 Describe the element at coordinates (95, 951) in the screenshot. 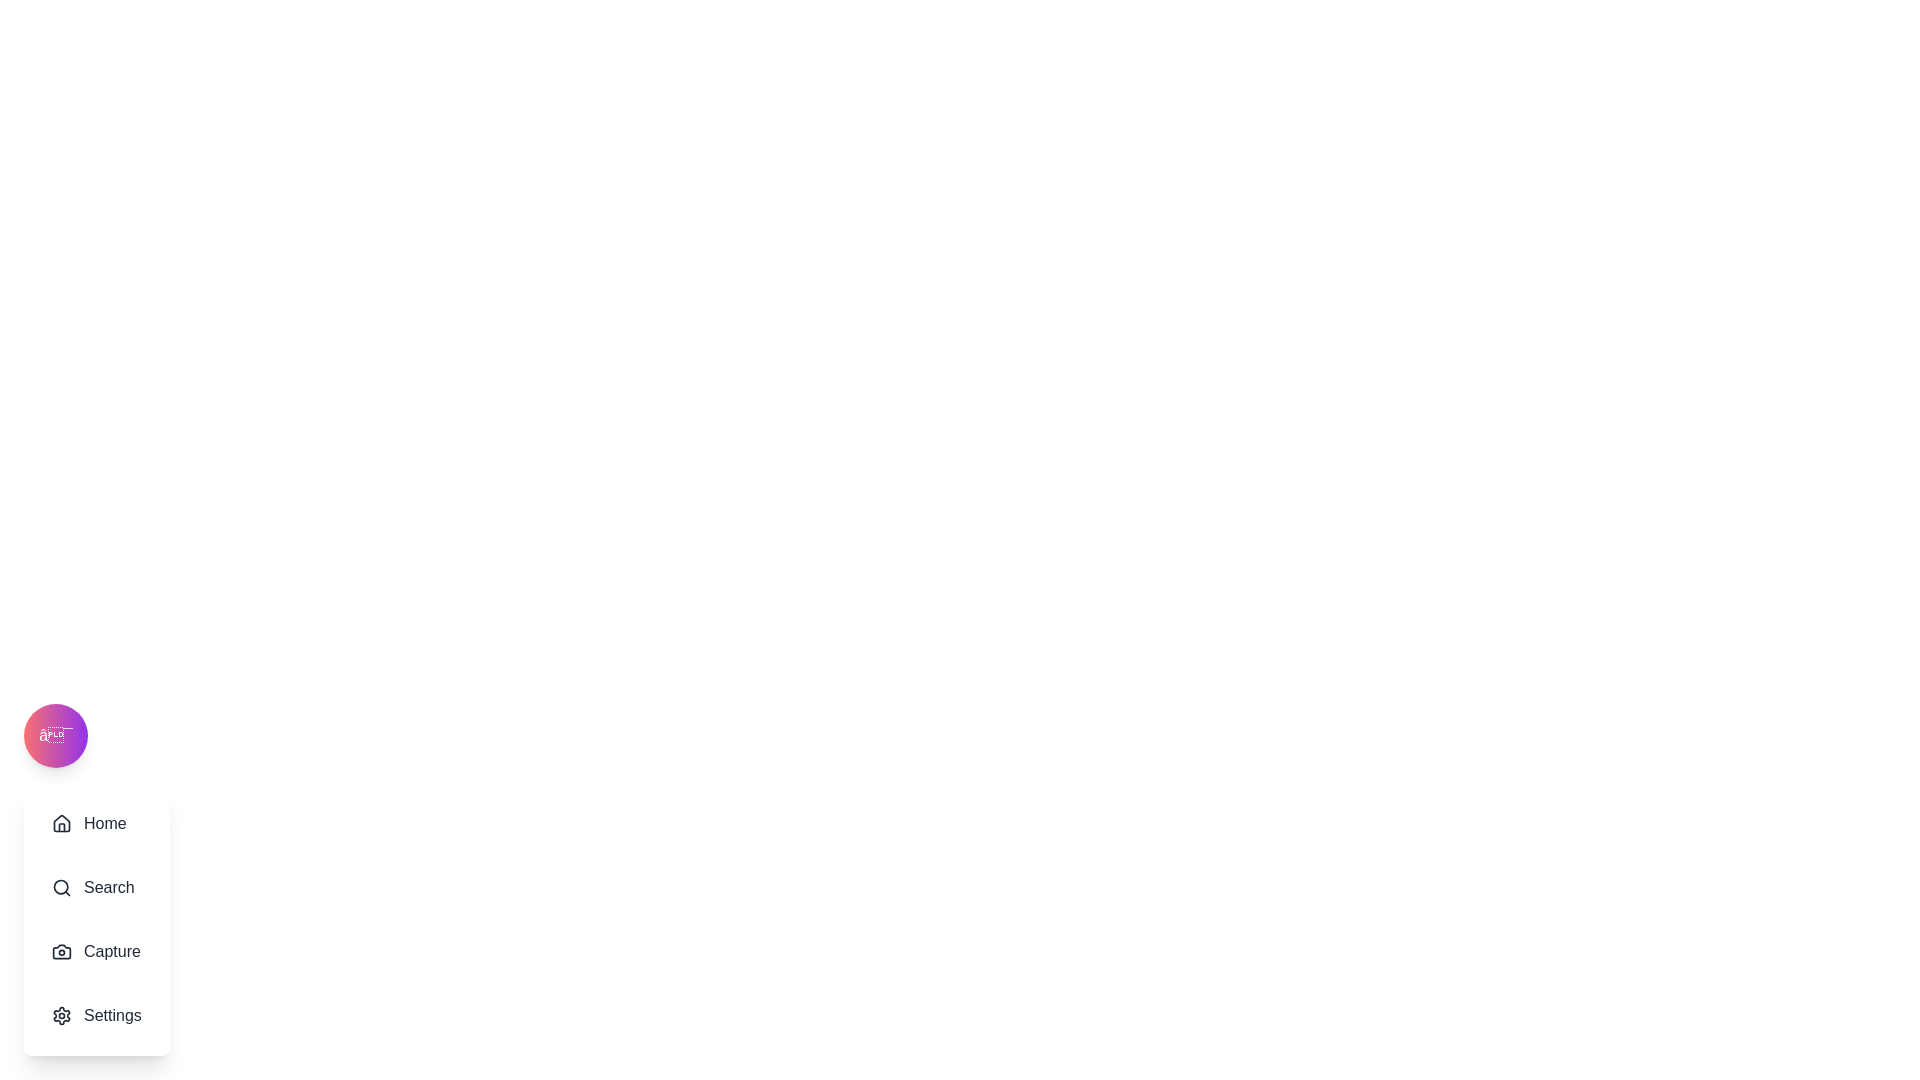

I see `the menu item Capture to reveal its hover effect` at that location.